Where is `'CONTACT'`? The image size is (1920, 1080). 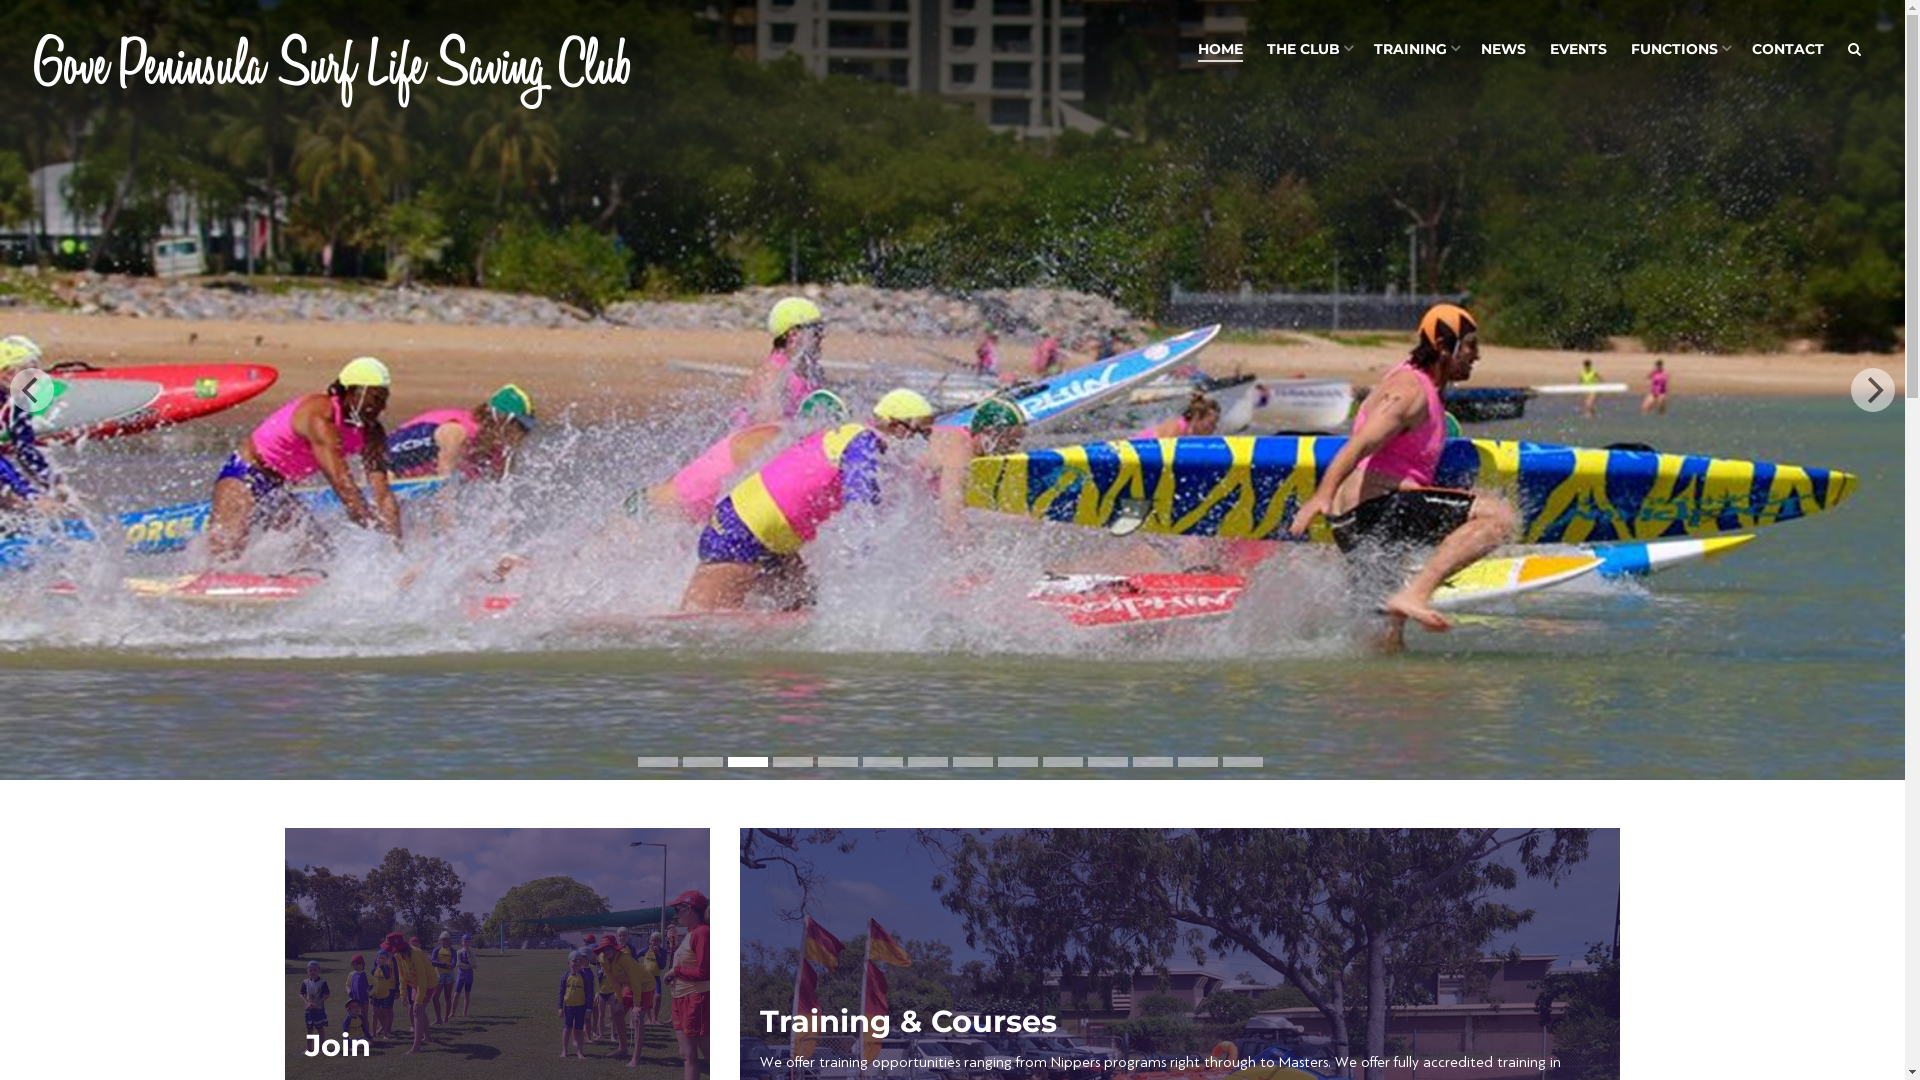
'CONTACT' is located at coordinates (1788, 48).